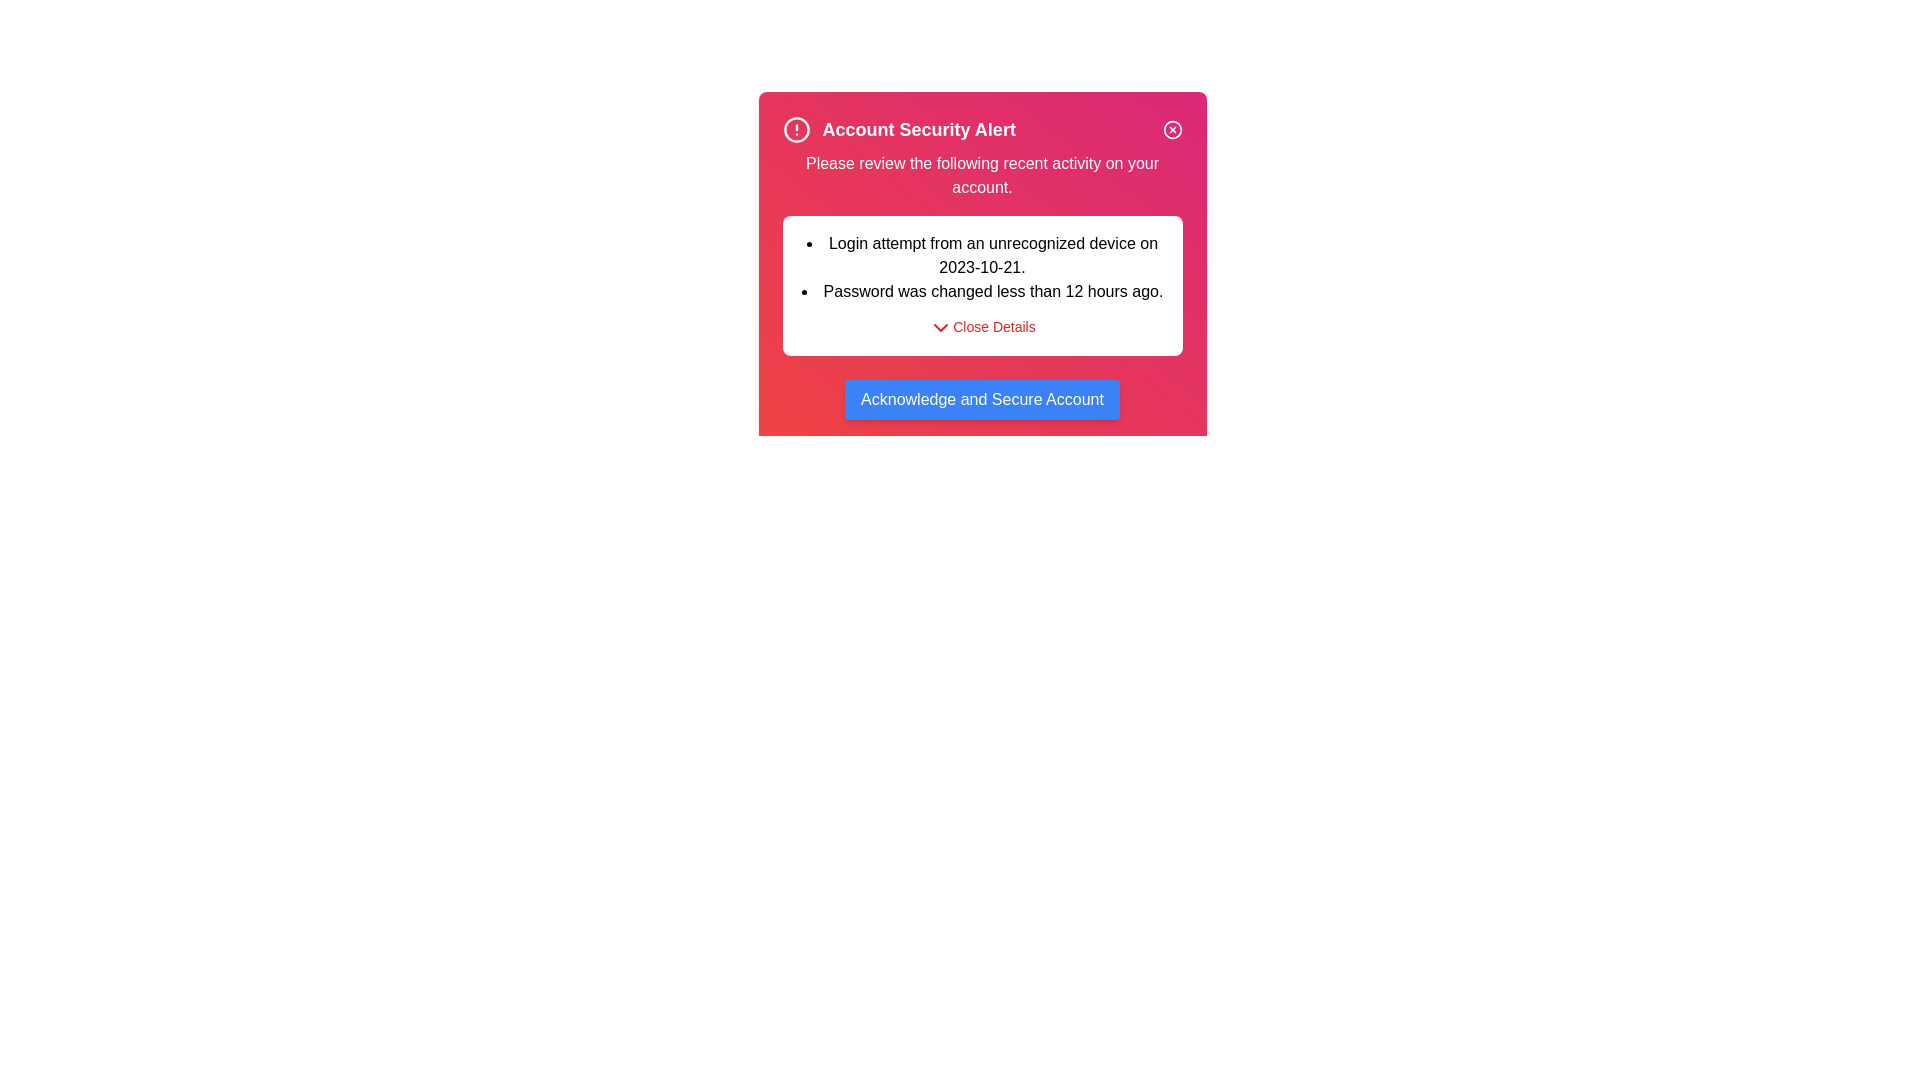  I want to click on the SVG circle graphic, which is a circular outline with a diameter of approximately 20 pixels located near the top-right corner of the alert box with a magenta gradient background, so click(1172, 130).